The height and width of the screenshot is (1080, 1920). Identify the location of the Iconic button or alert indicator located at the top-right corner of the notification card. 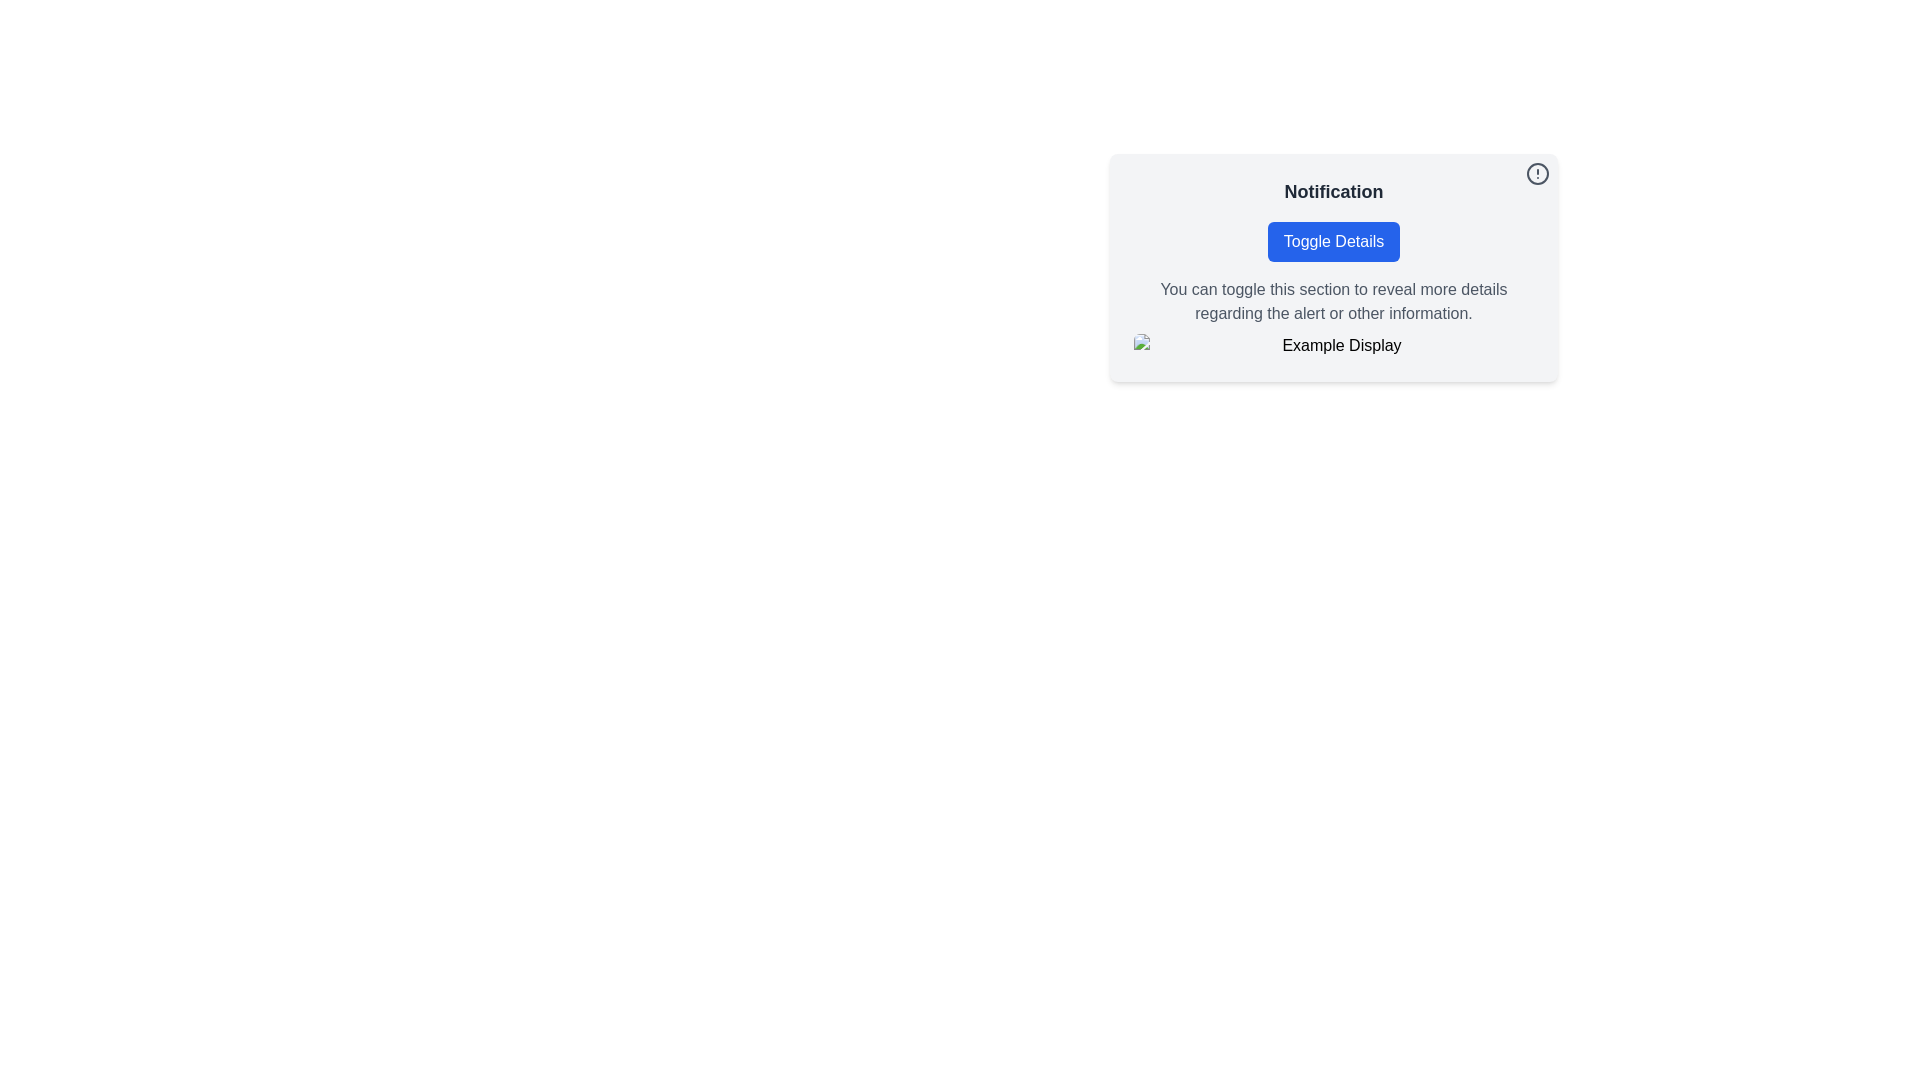
(1536, 172).